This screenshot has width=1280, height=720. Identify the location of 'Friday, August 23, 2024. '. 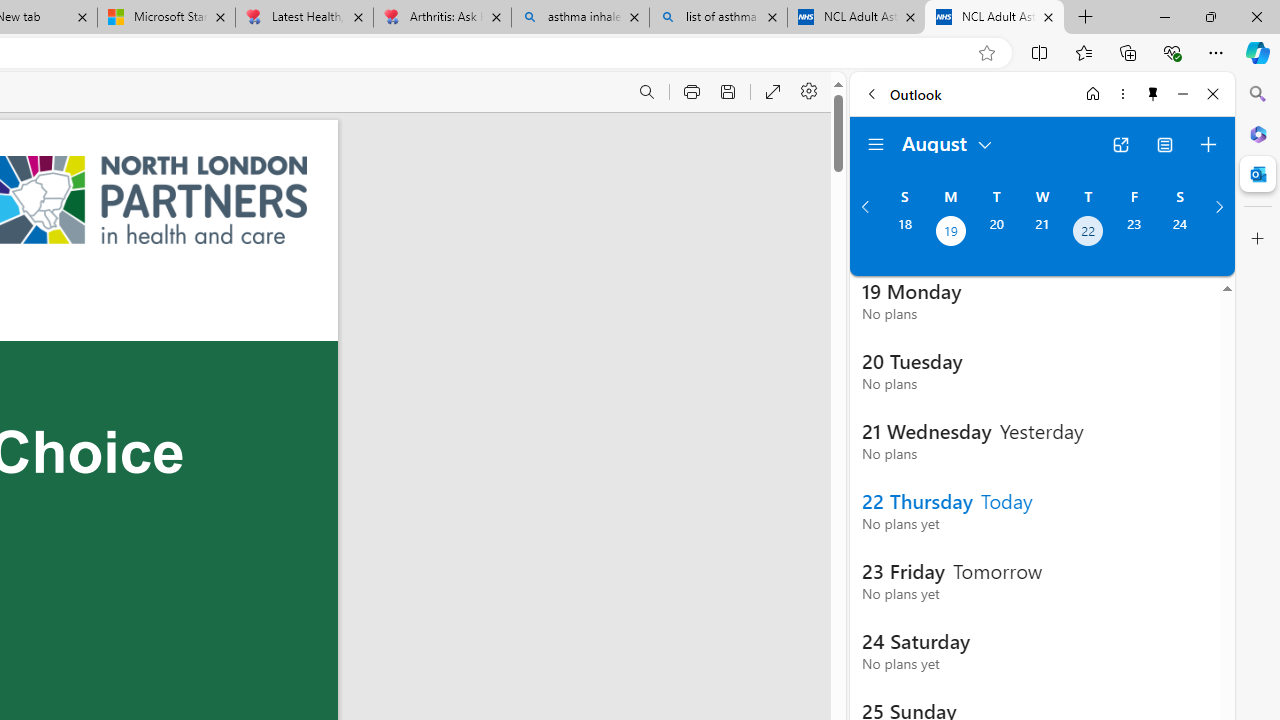
(1134, 232).